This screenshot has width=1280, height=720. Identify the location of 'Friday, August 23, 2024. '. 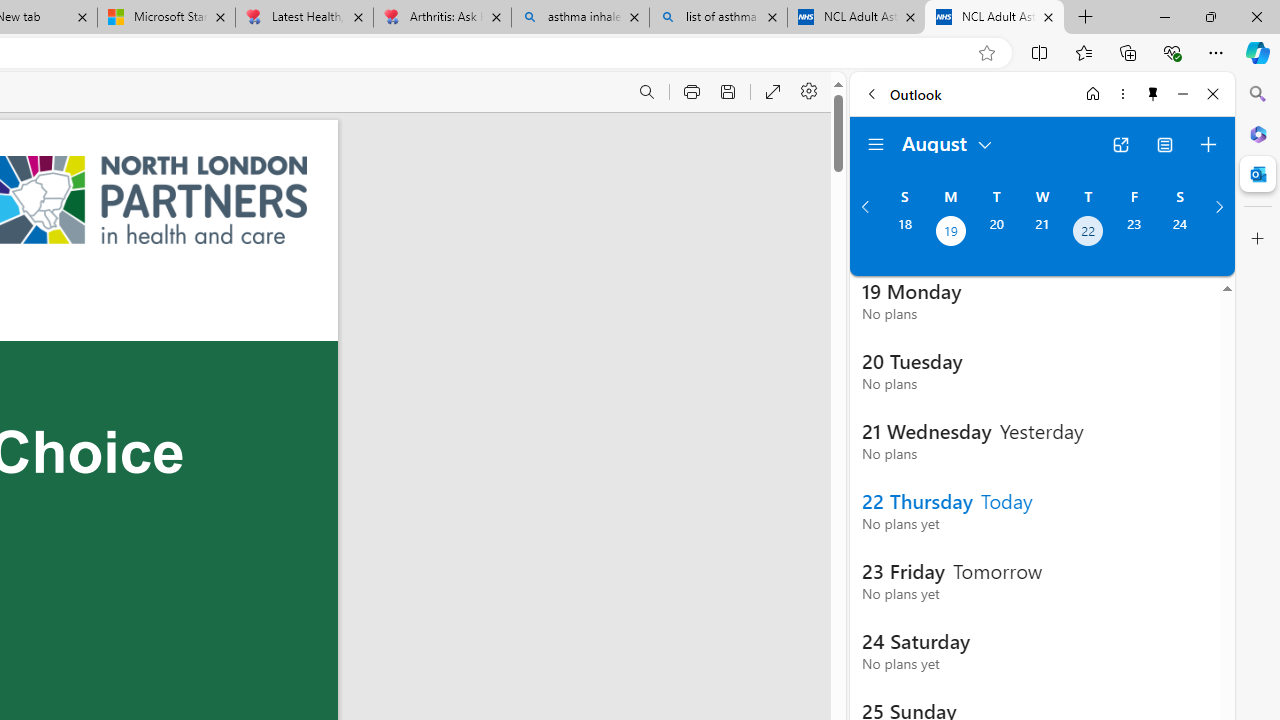
(1134, 232).